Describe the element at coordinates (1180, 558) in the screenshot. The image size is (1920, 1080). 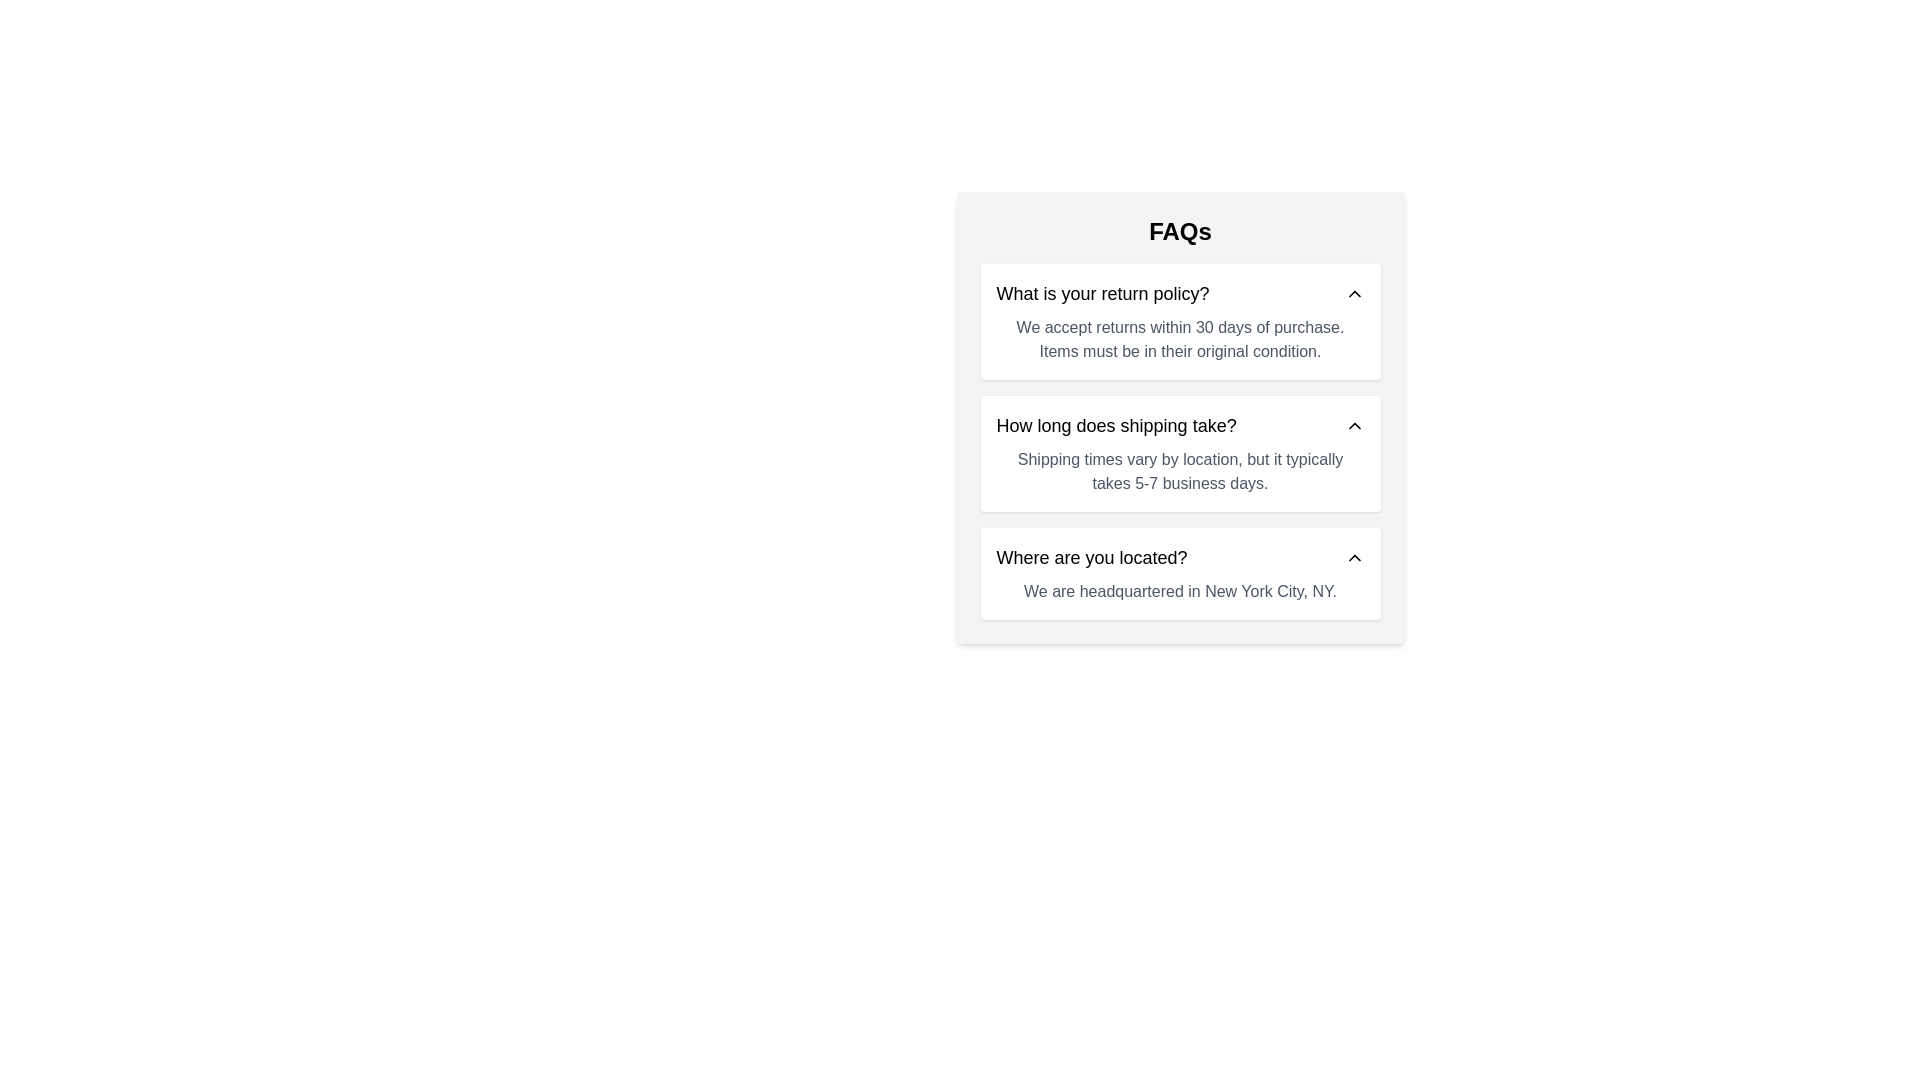
I see `the clickable header element that says 'Where are you located?' for accessibility interactions` at that location.